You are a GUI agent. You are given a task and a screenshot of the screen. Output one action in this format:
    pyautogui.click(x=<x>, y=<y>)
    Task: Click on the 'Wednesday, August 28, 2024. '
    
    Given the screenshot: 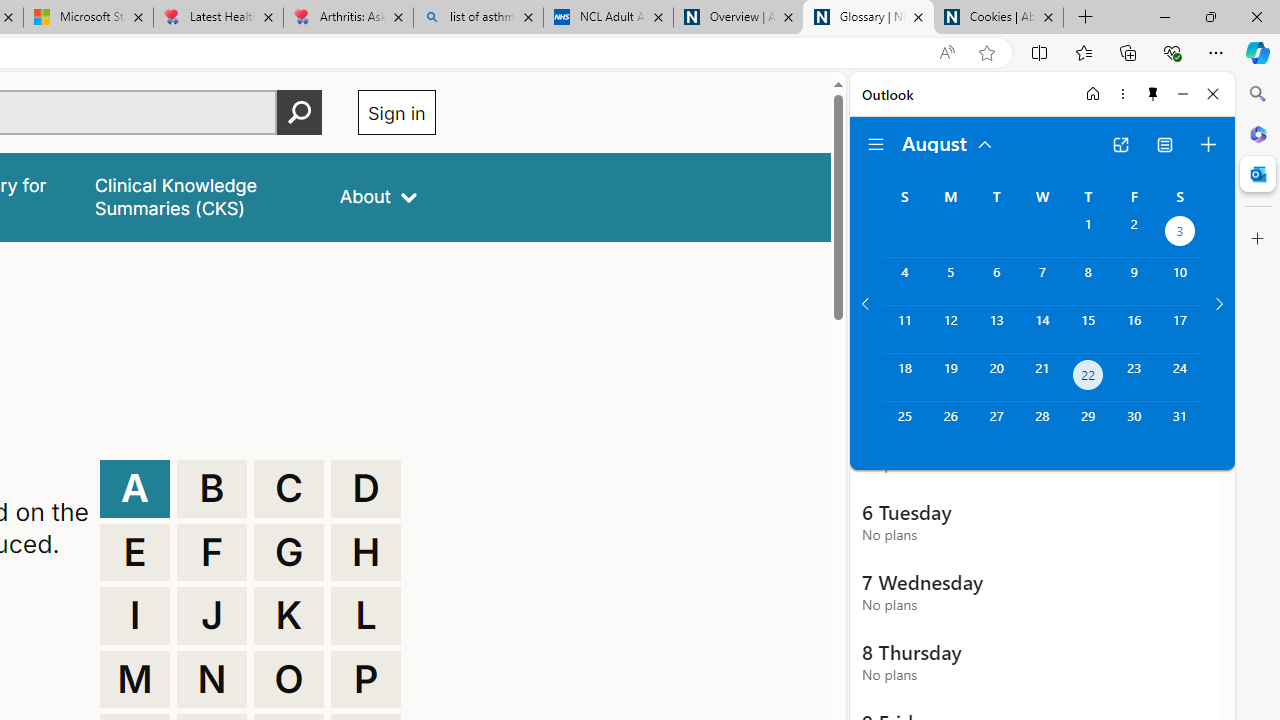 What is the action you would take?
    pyautogui.click(x=1041, y=424)
    